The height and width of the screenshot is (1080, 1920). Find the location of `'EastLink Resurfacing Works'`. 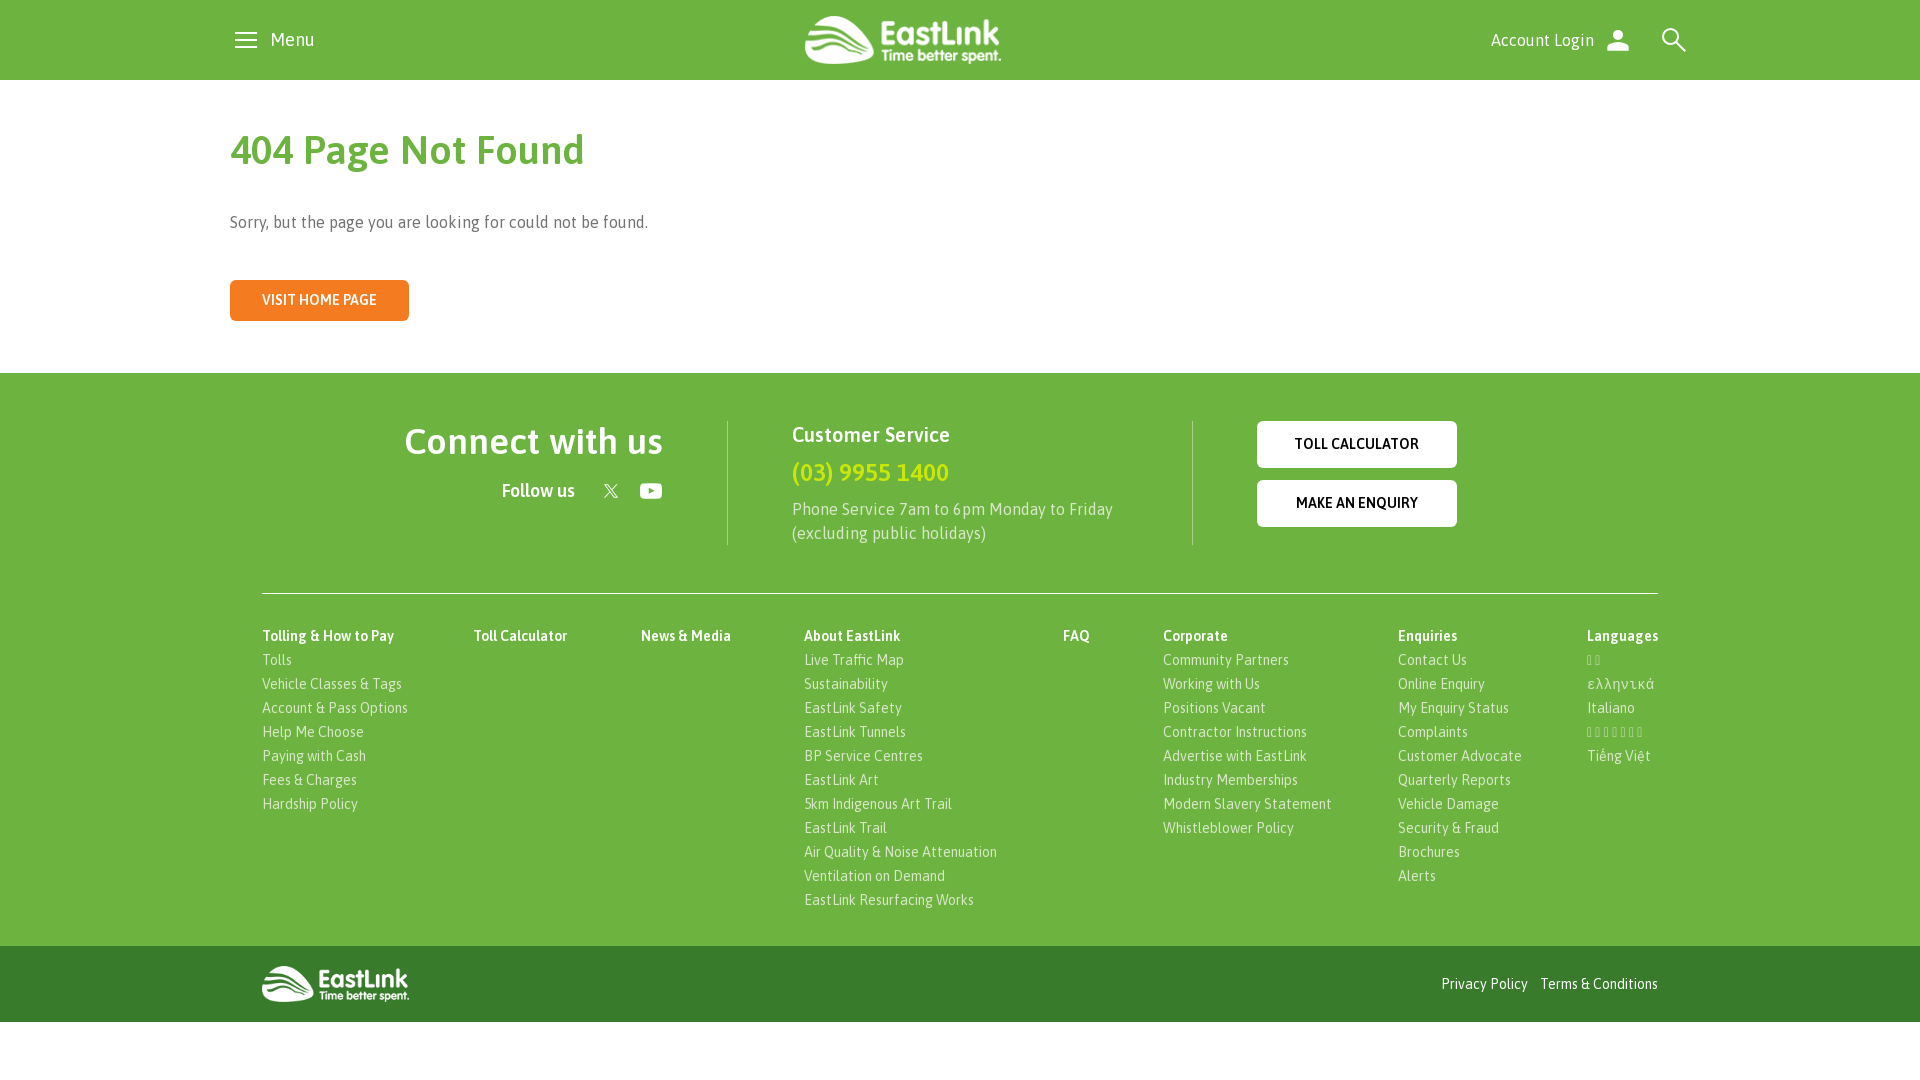

'EastLink Resurfacing Works' is located at coordinates (896, 898).